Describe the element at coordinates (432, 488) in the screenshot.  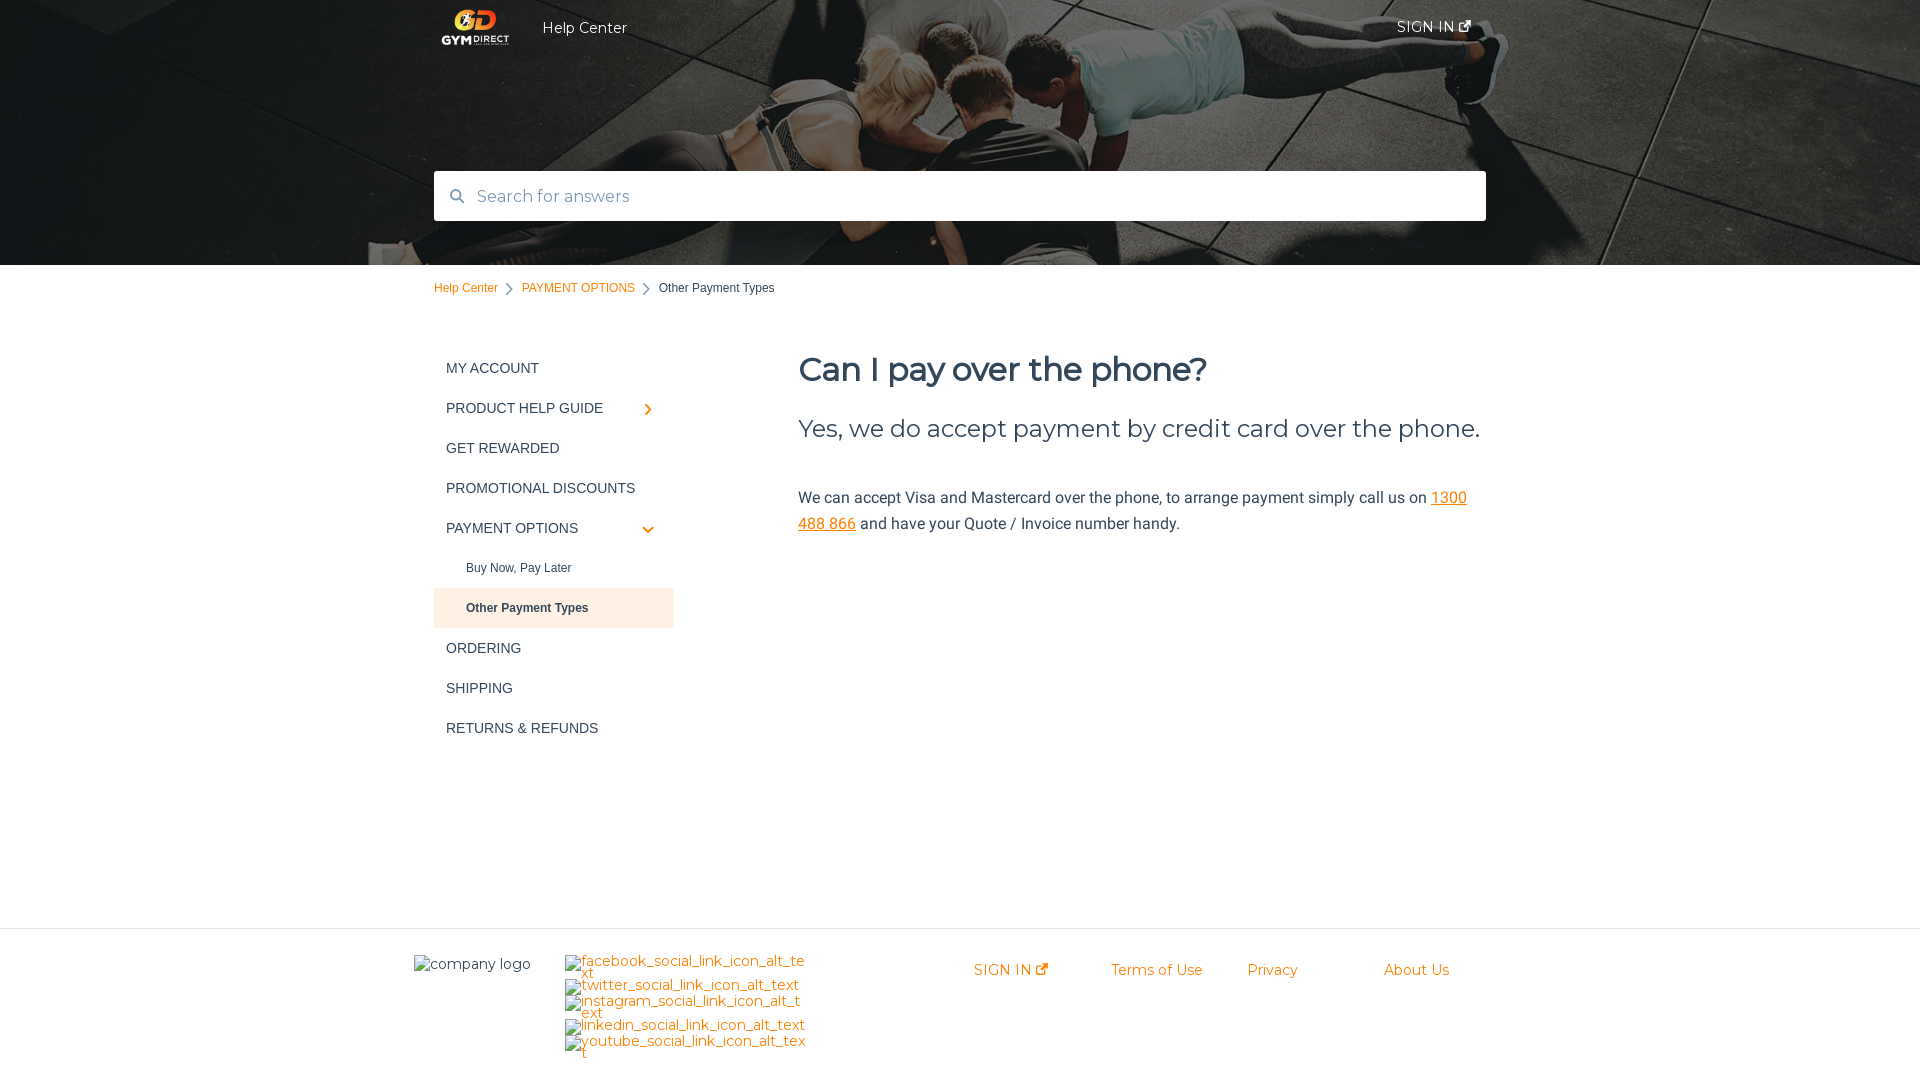
I see `'PROMOTIONAL DISCOUNTS'` at that location.